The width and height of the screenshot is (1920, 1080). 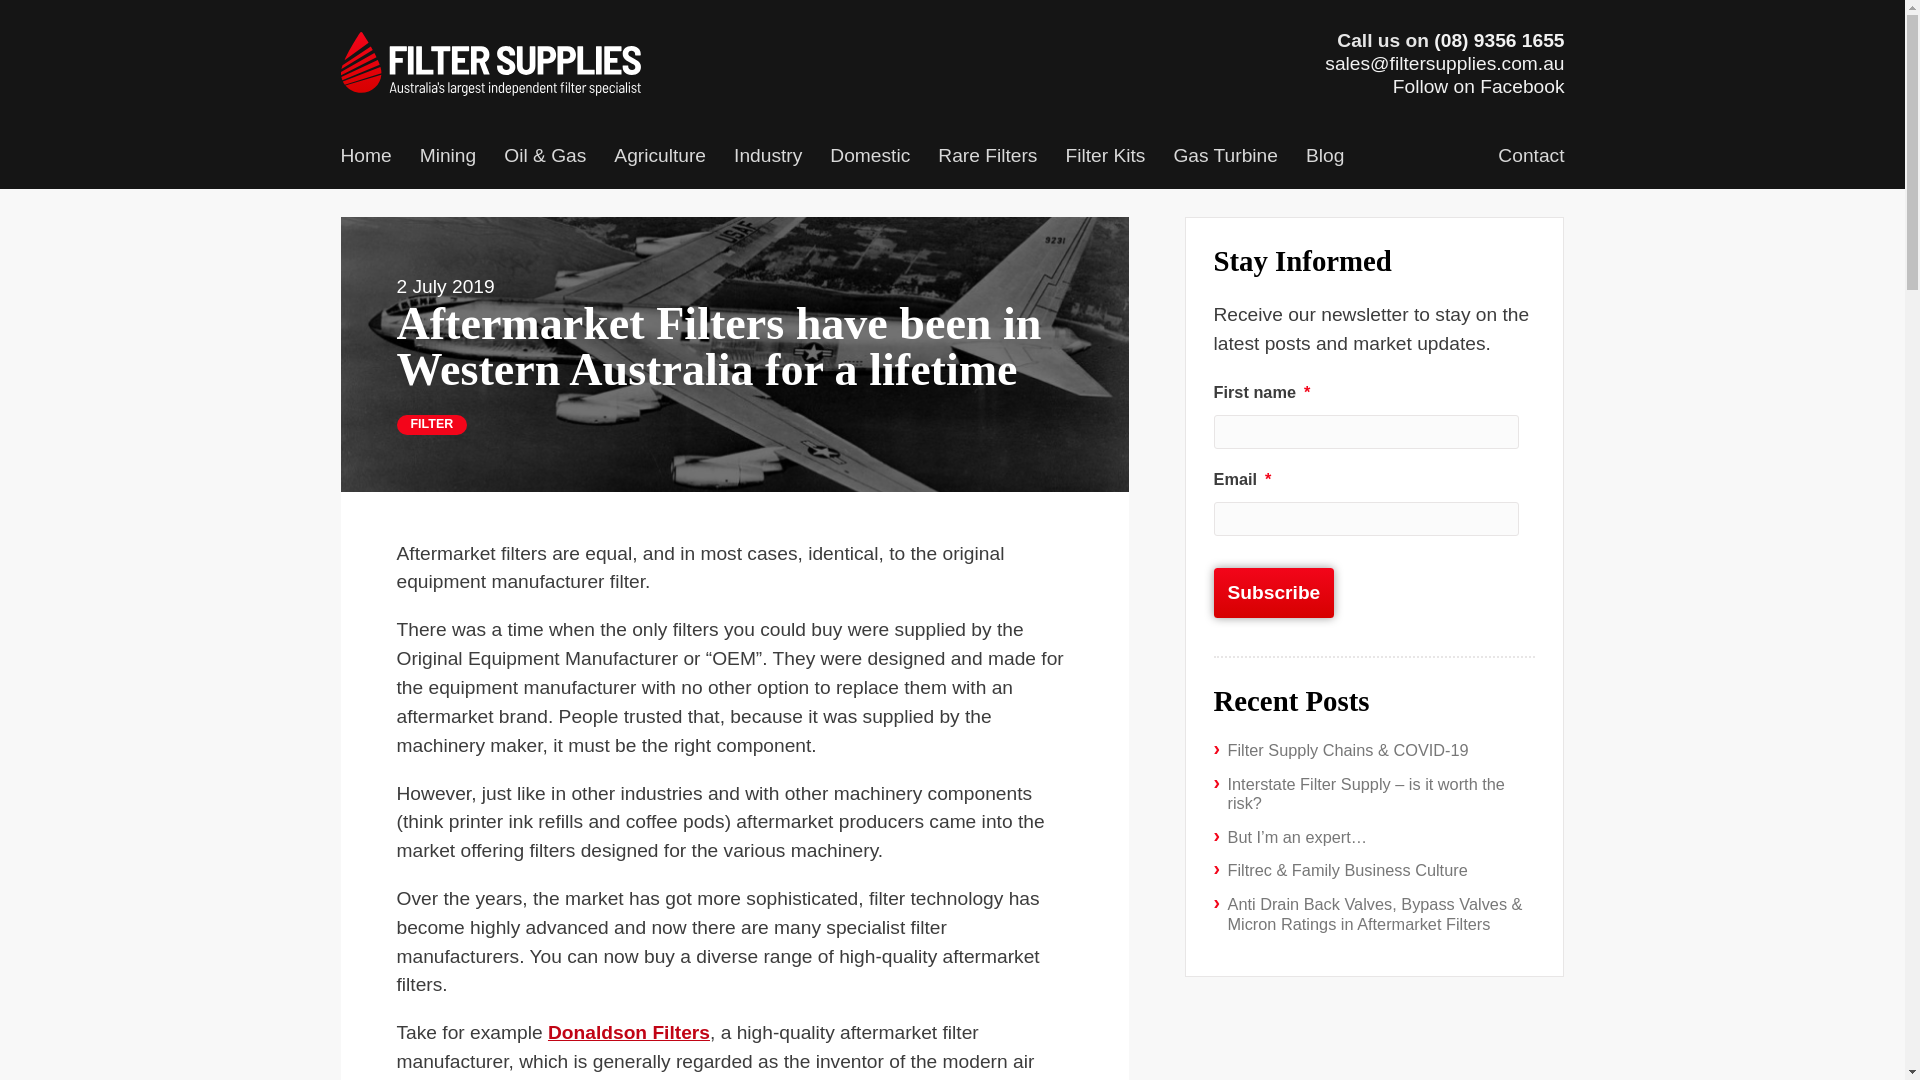 I want to click on 'Rare Filters', so click(x=987, y=157).